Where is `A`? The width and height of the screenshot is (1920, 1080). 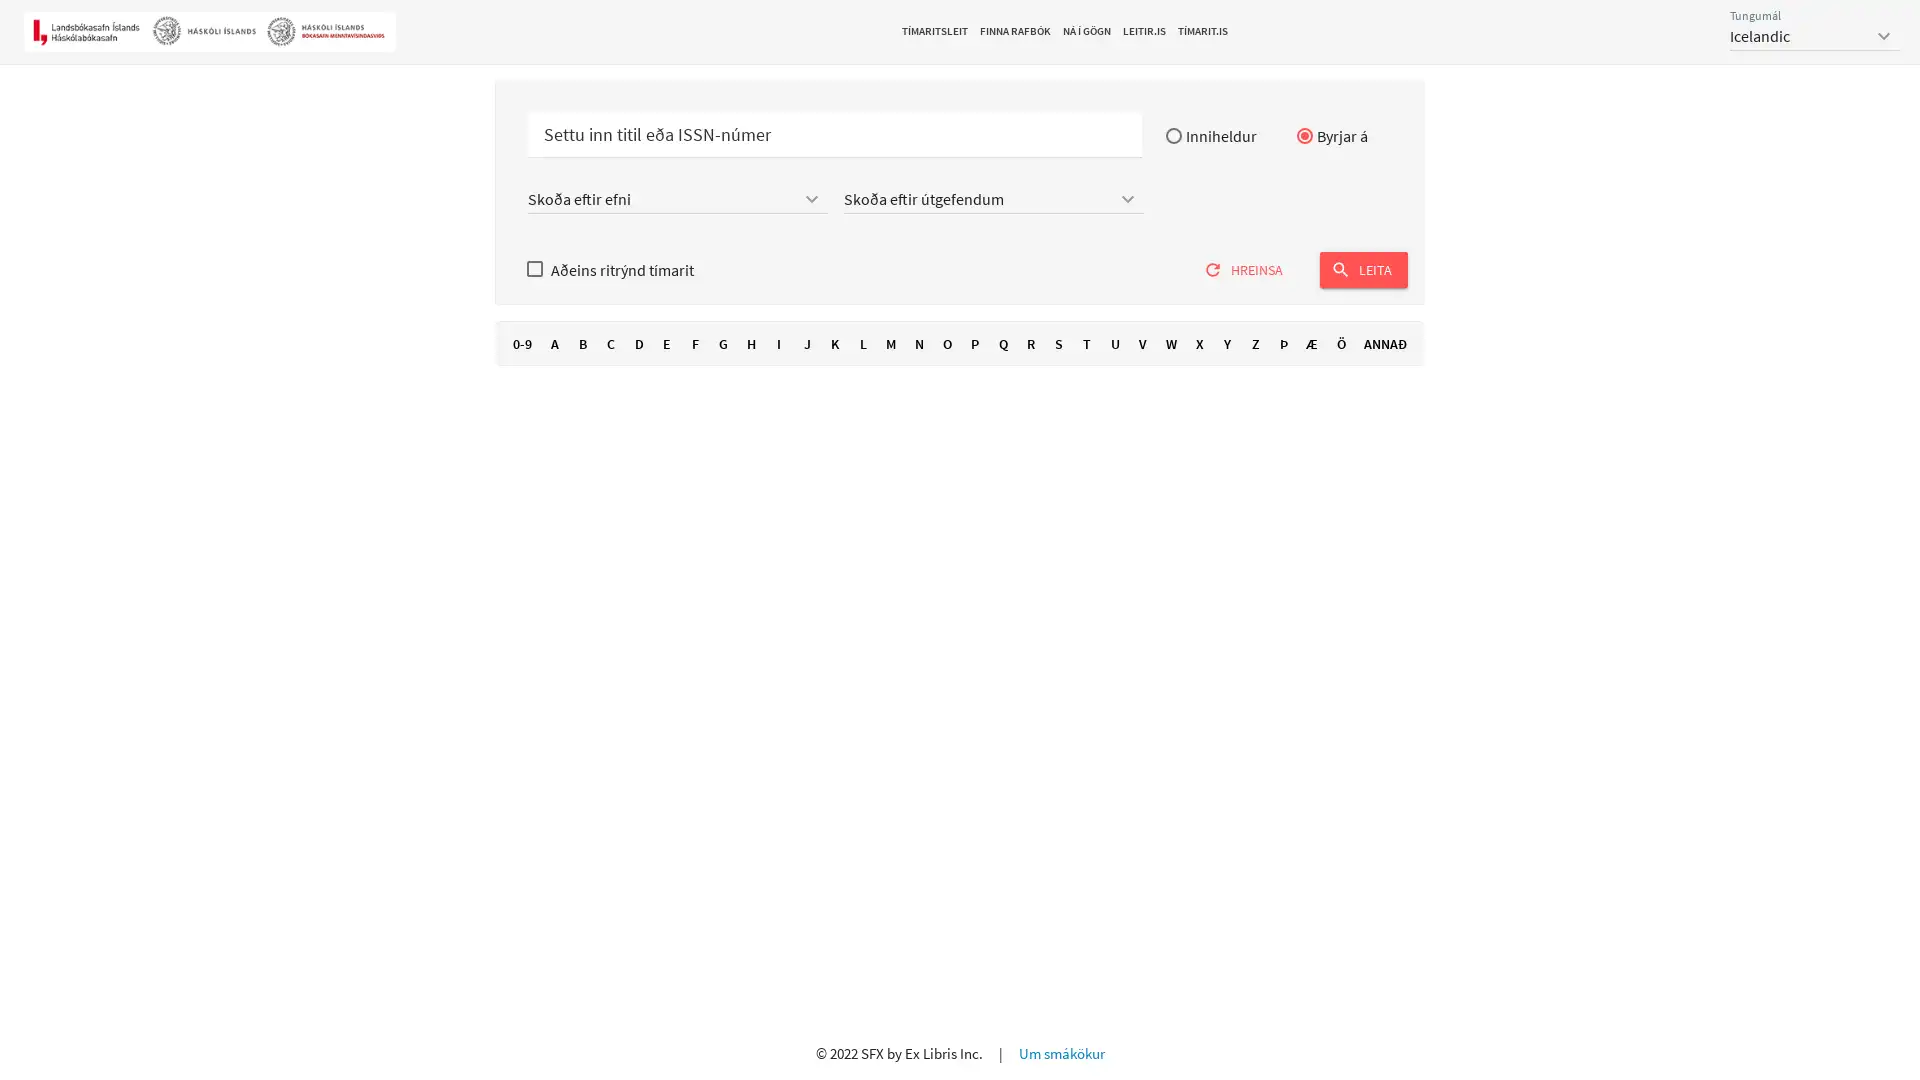 A is located at coordinates (555, 342).